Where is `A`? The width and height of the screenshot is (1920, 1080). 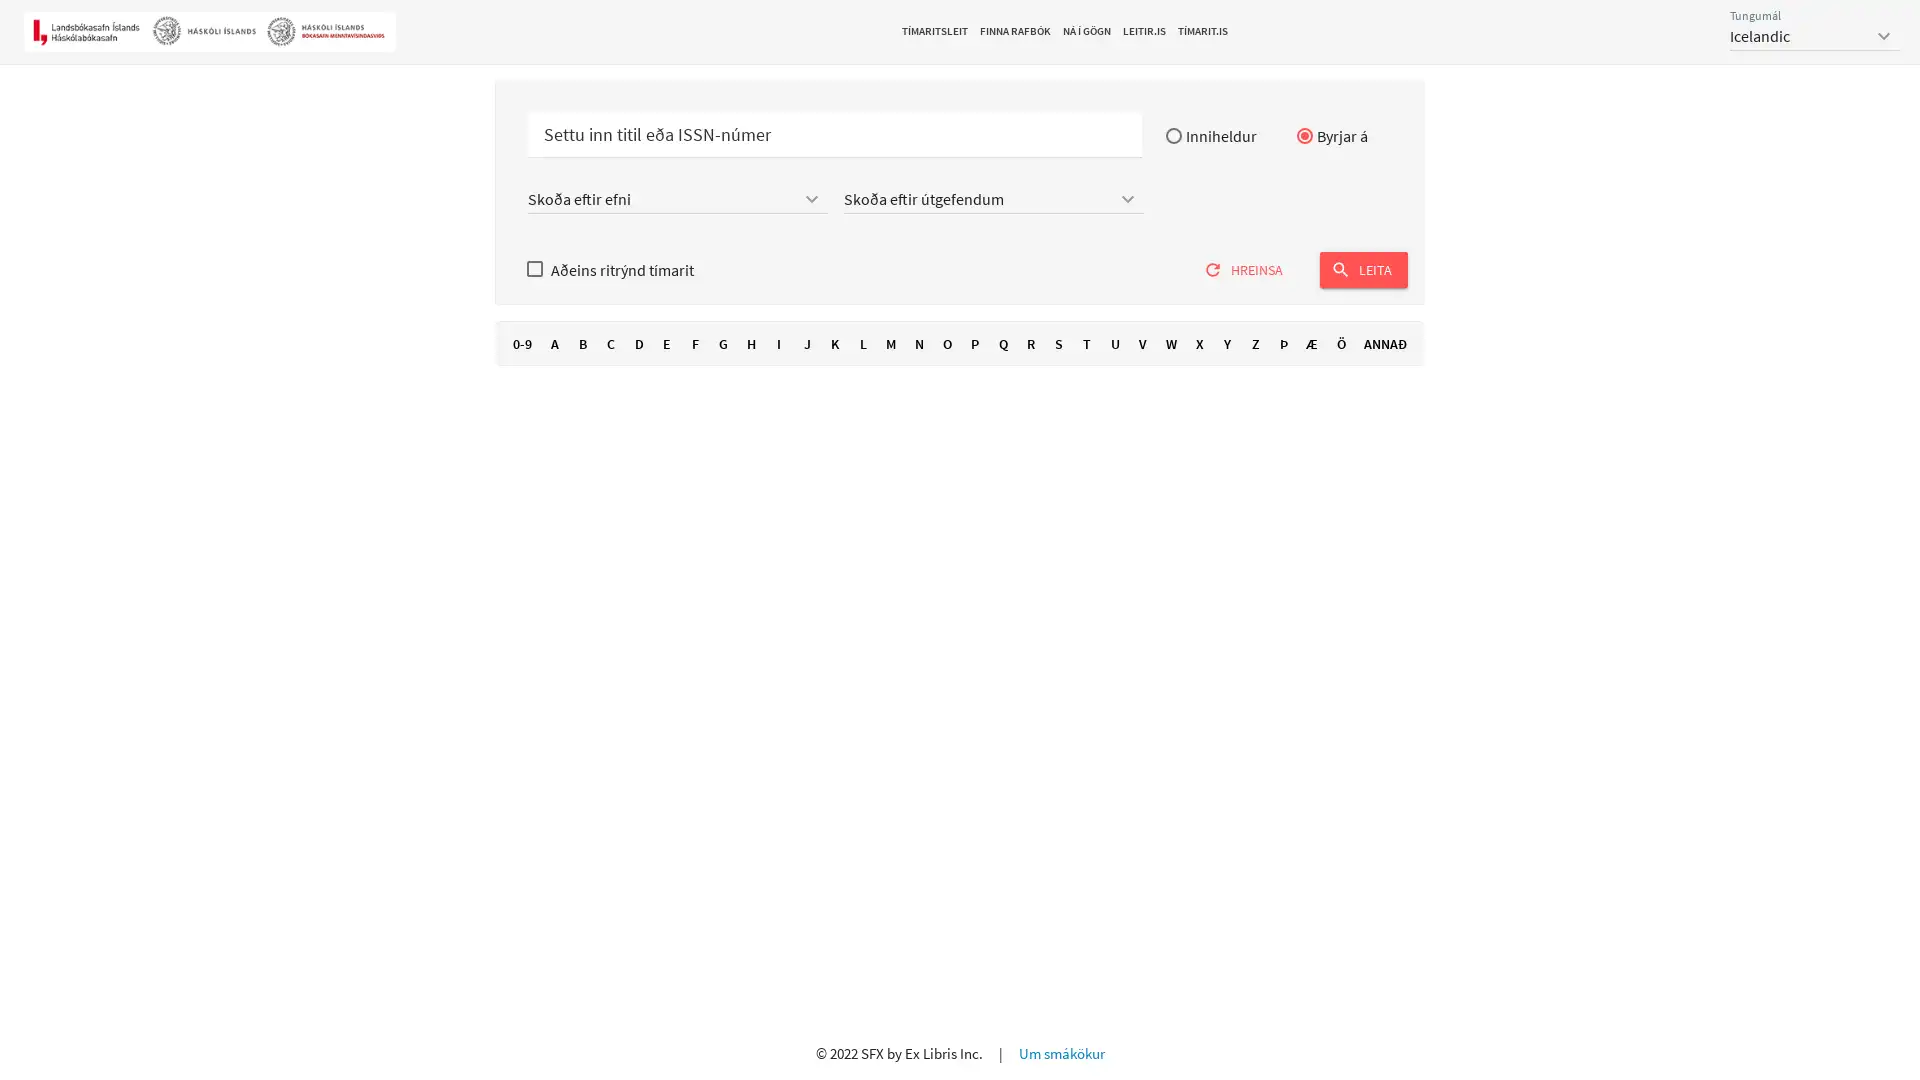 A is located at coordinates (555, 342).